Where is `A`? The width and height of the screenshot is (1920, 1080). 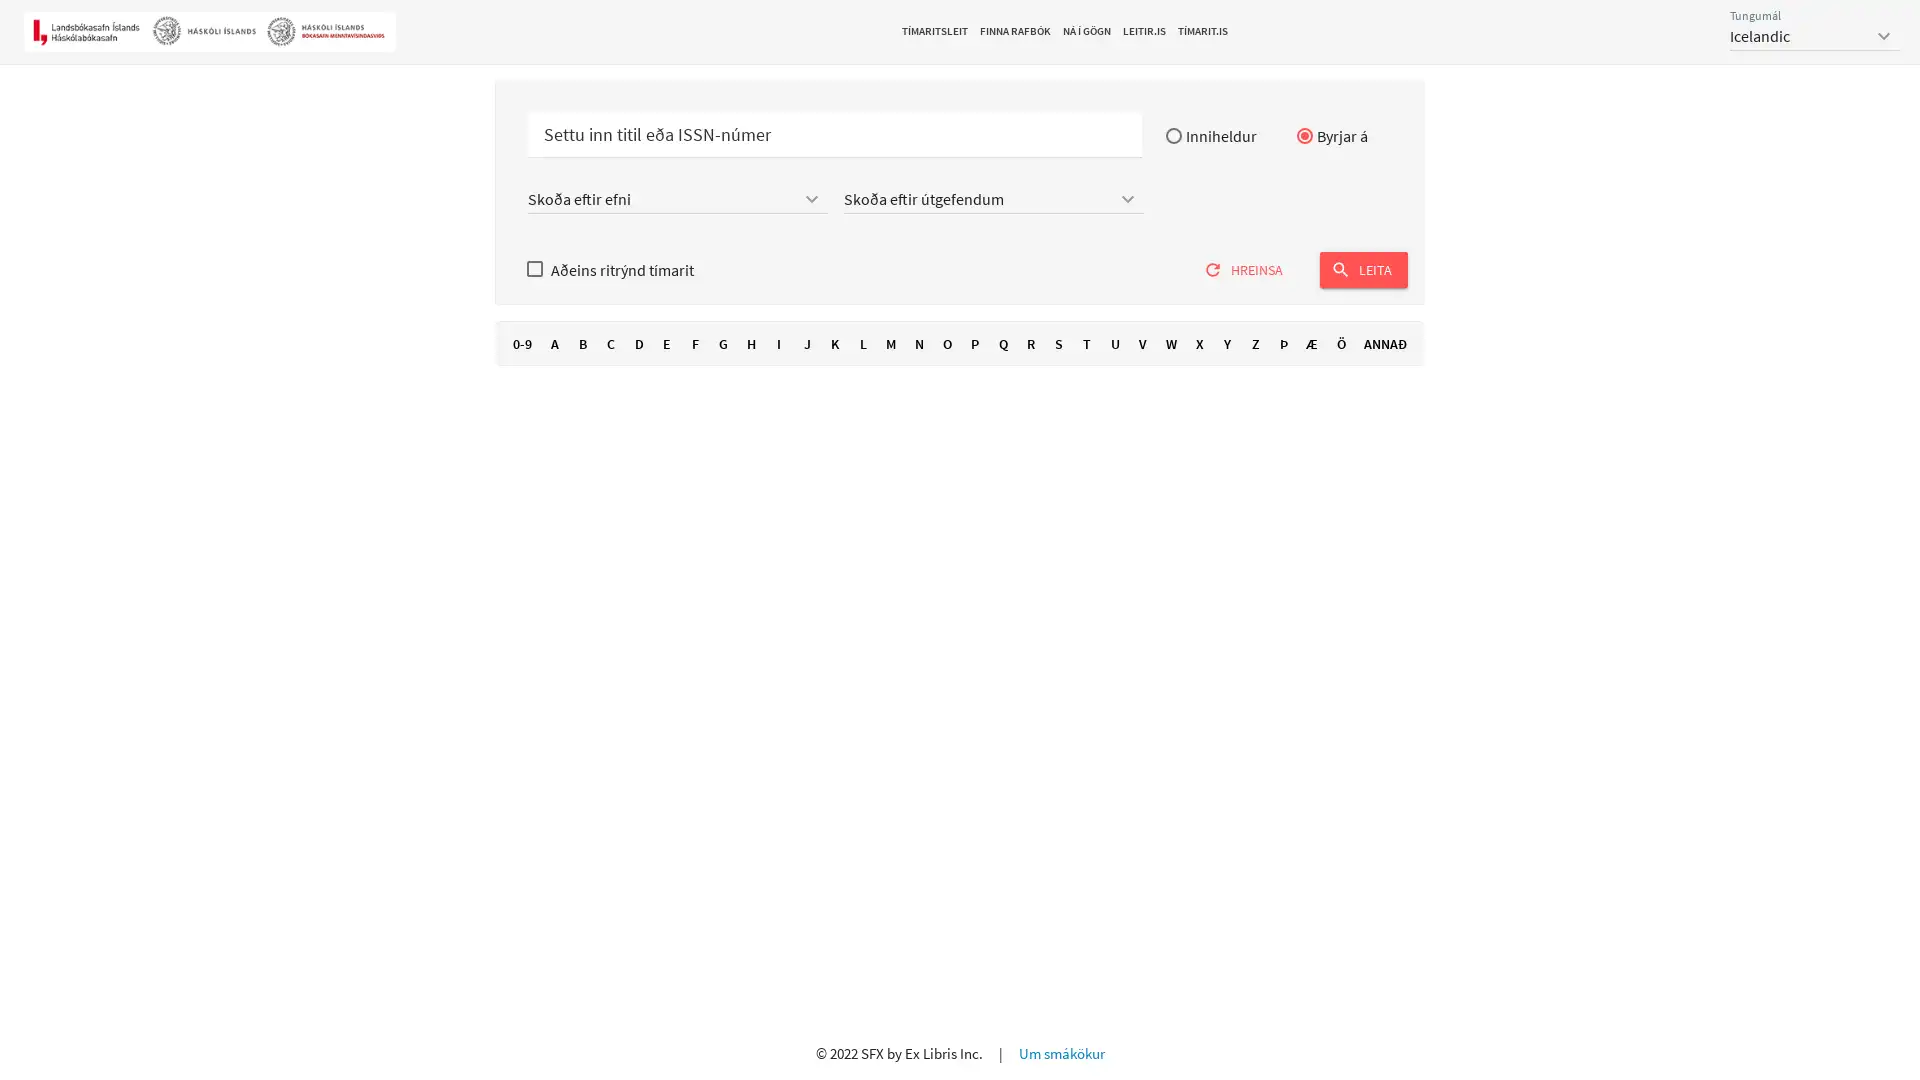 A is located at coordinates (555, 342).